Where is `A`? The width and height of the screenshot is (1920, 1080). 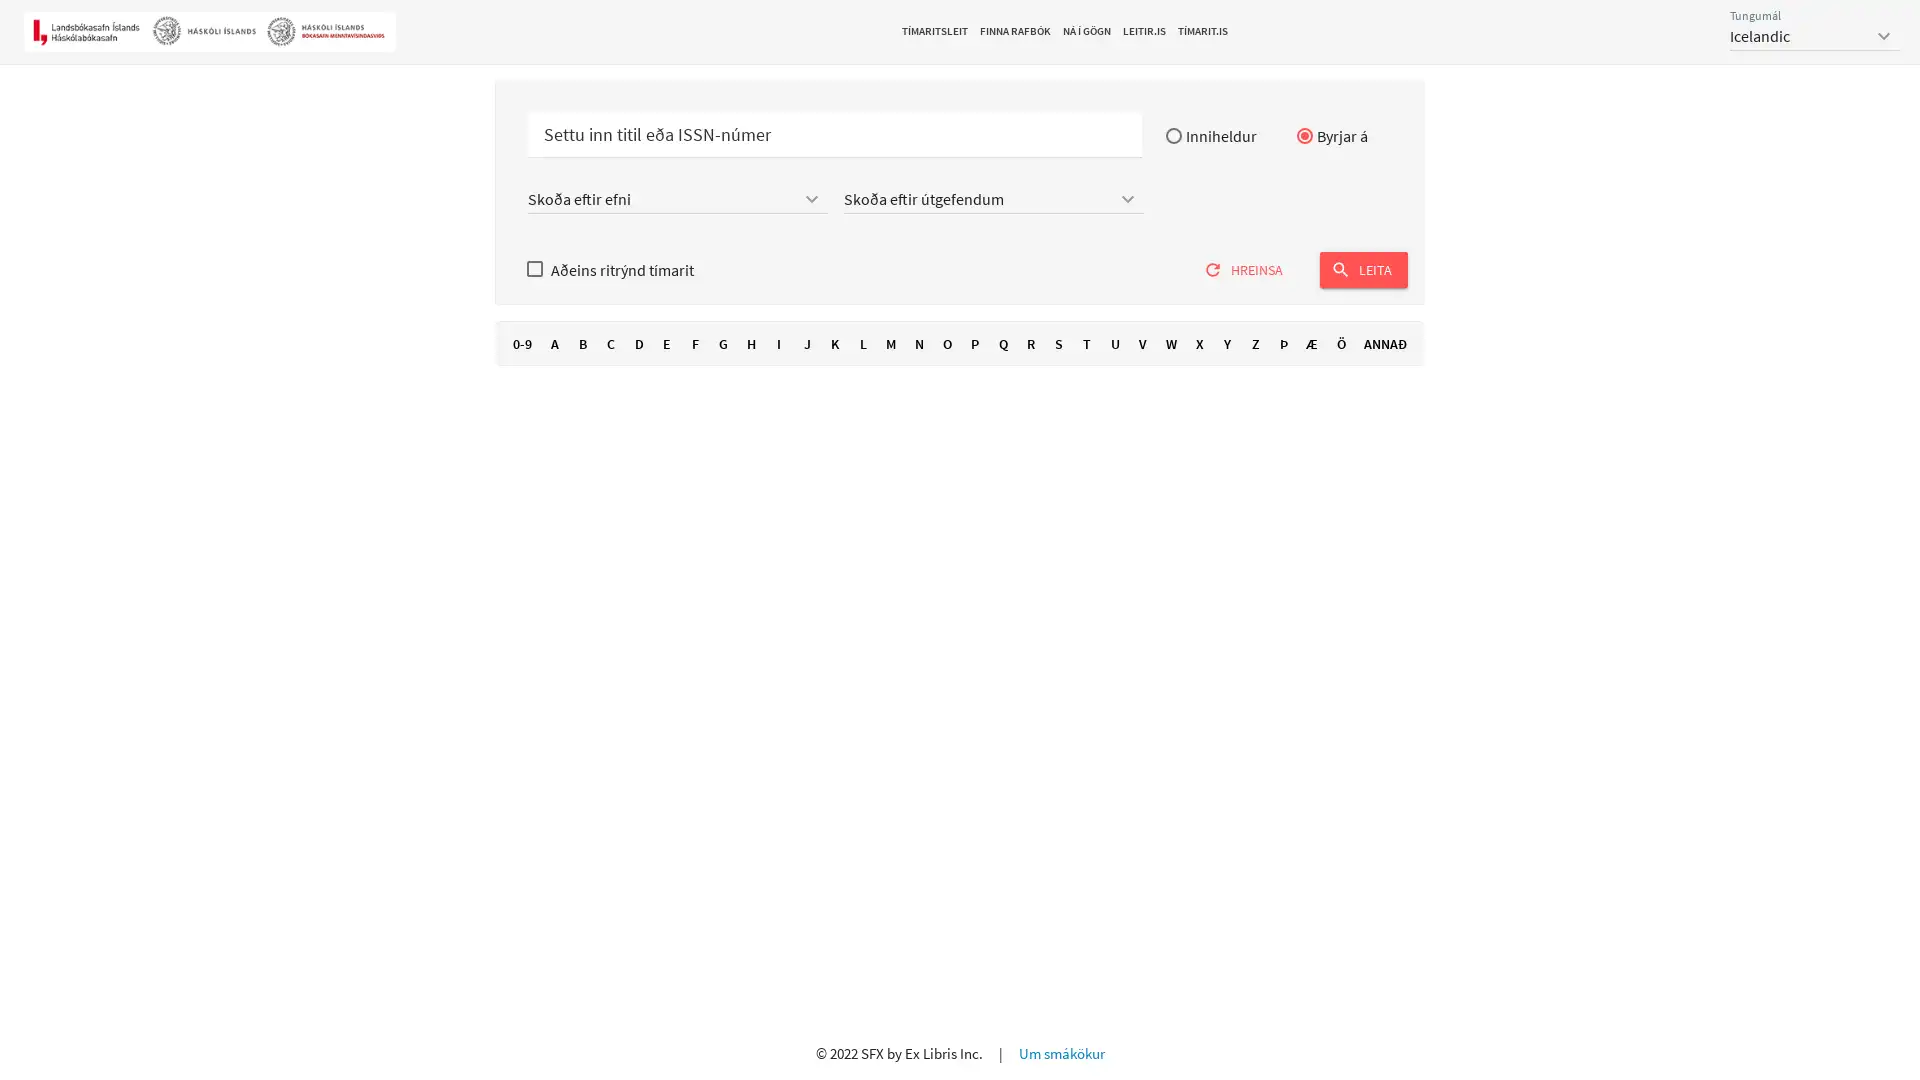 A is located at coordinates (555, 342).